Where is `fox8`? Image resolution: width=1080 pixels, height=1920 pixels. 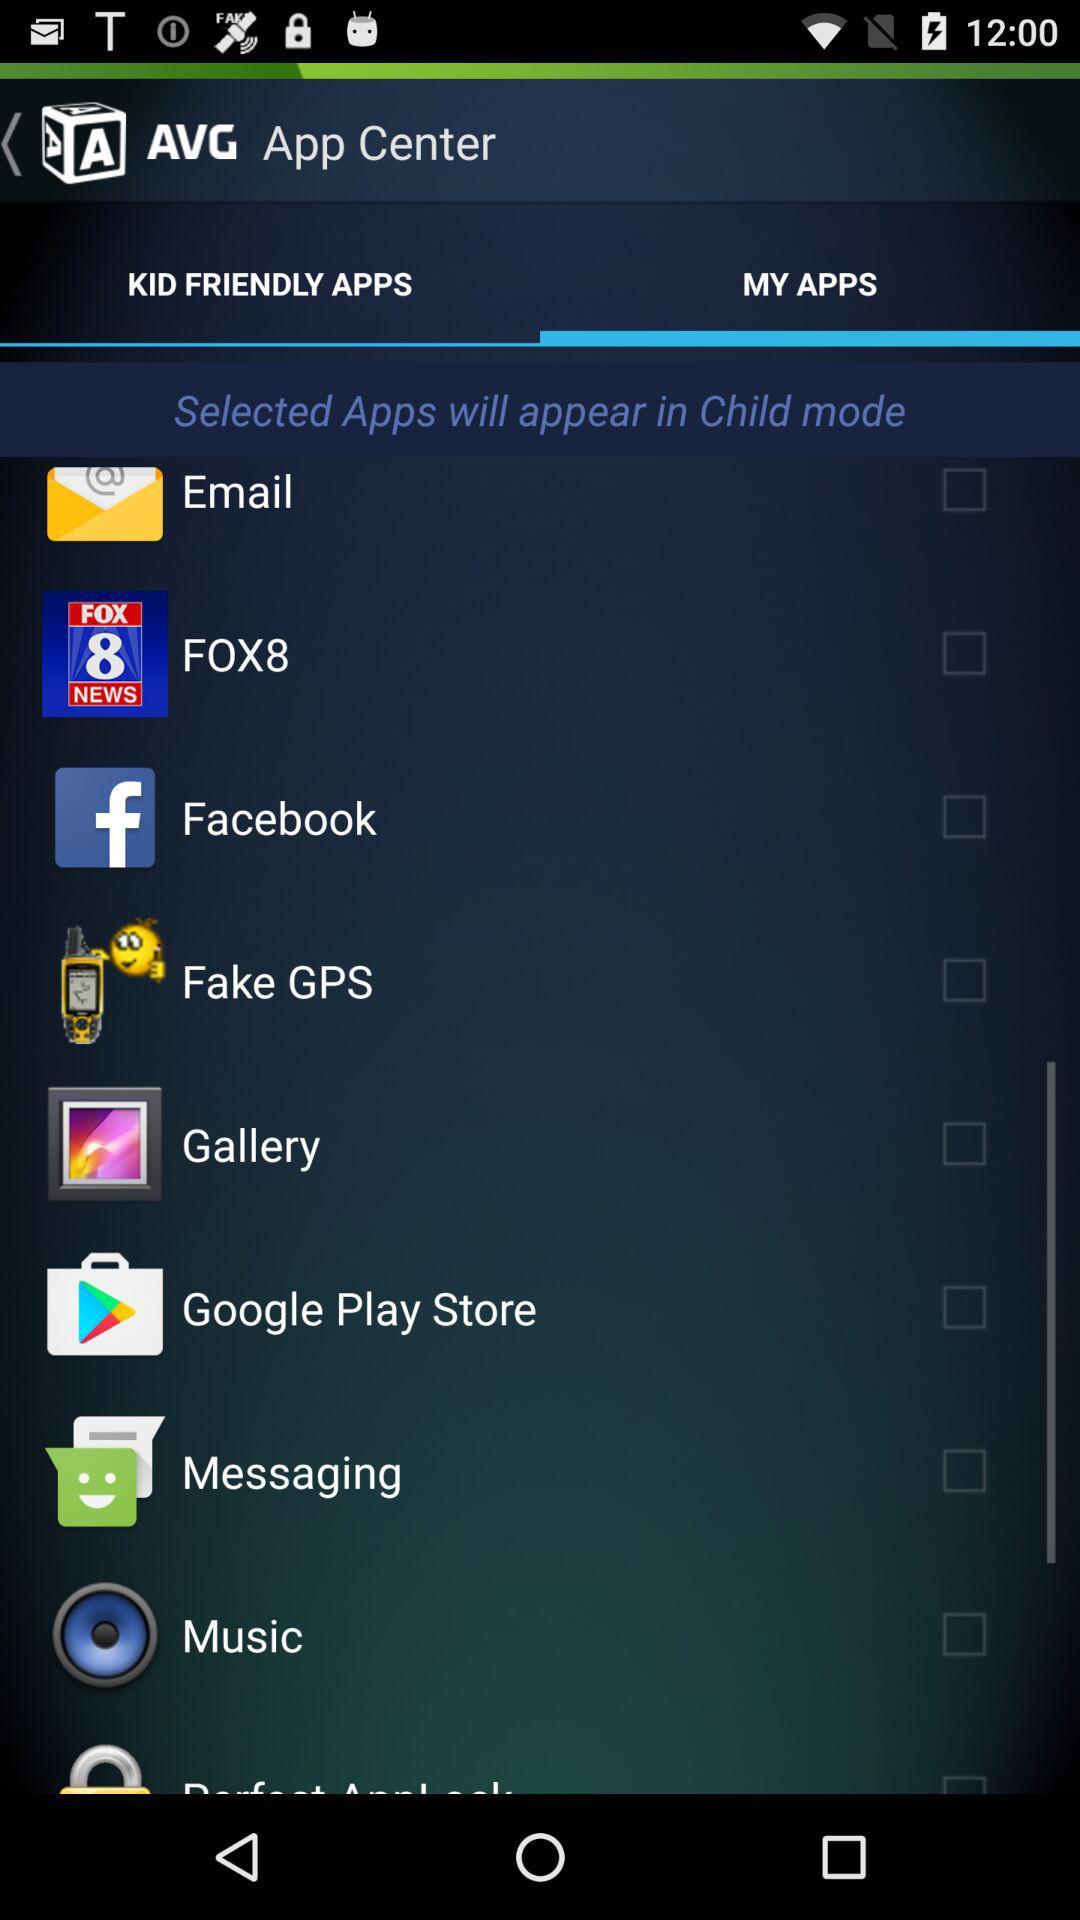 fox8 is located at coordinates (993, 653).